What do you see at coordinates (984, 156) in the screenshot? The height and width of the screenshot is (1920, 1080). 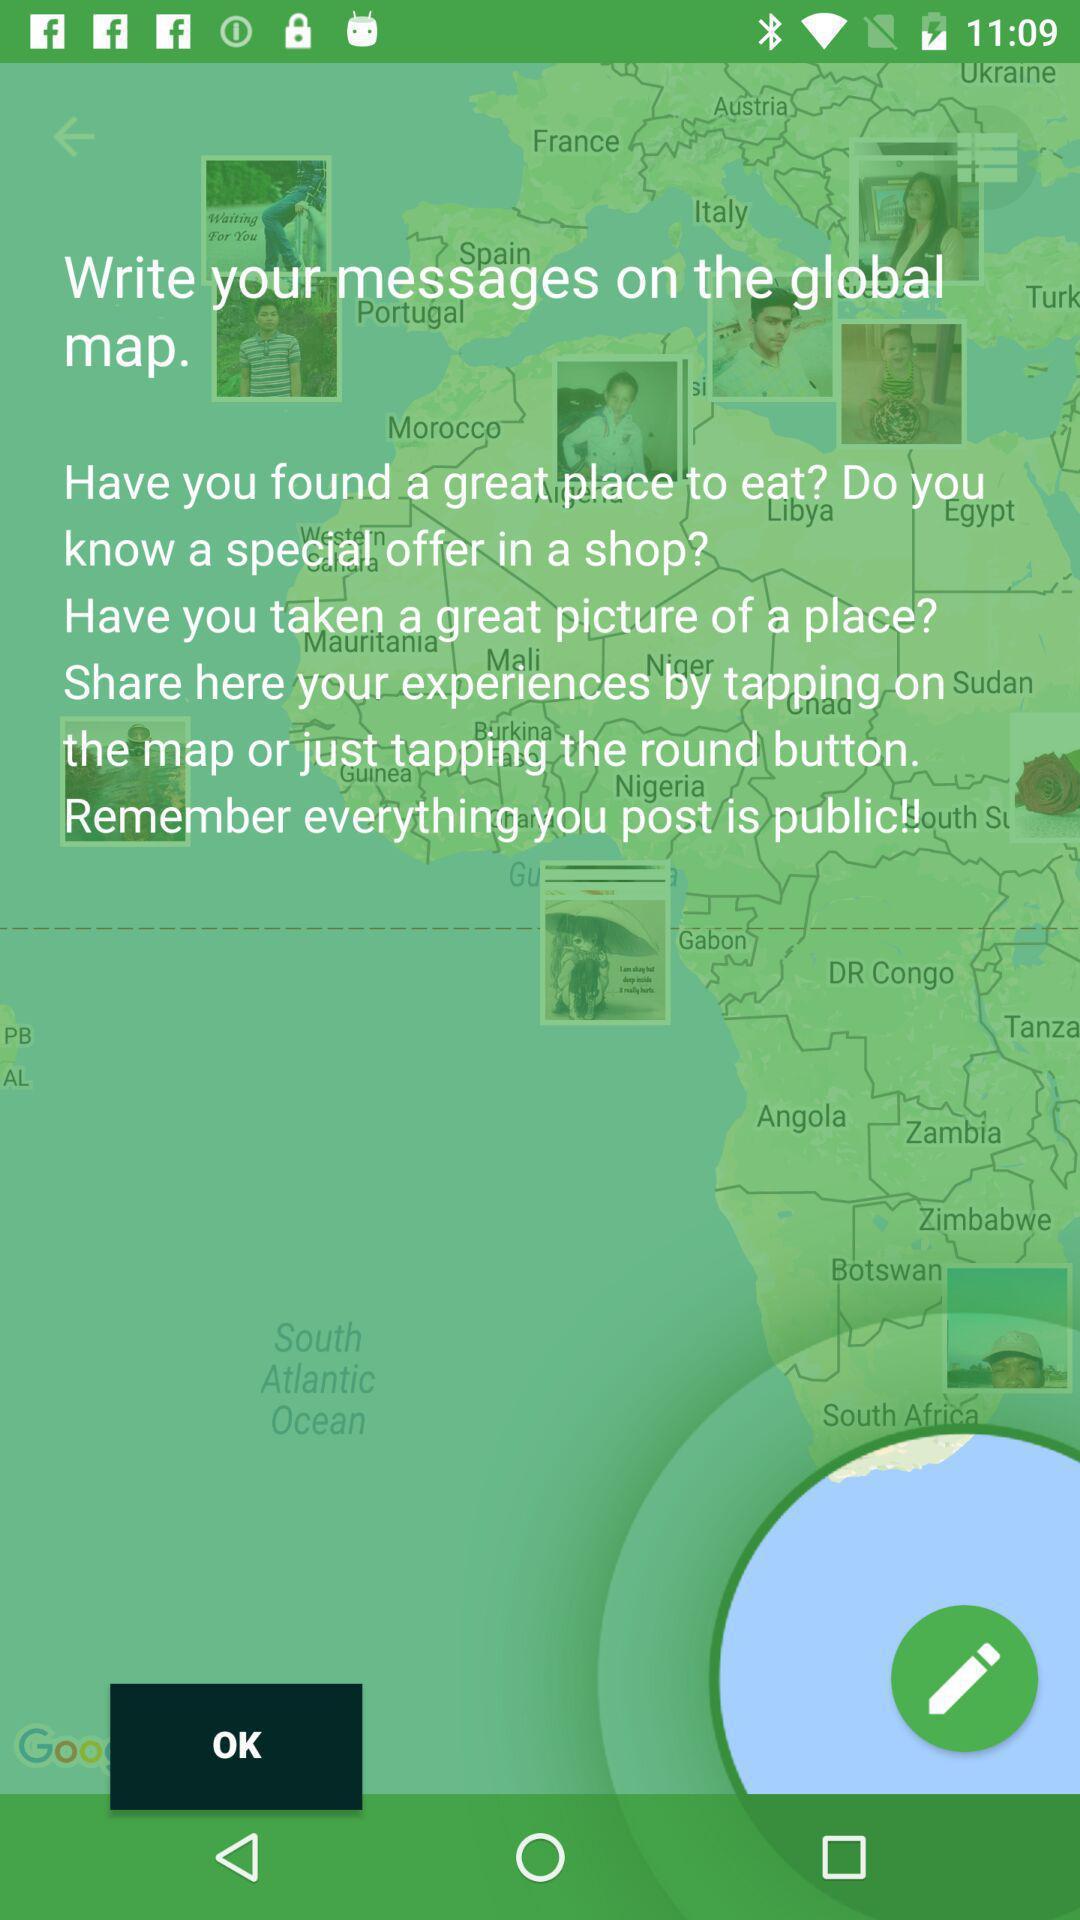 I see `display menu` at bounding box center [984, 156].